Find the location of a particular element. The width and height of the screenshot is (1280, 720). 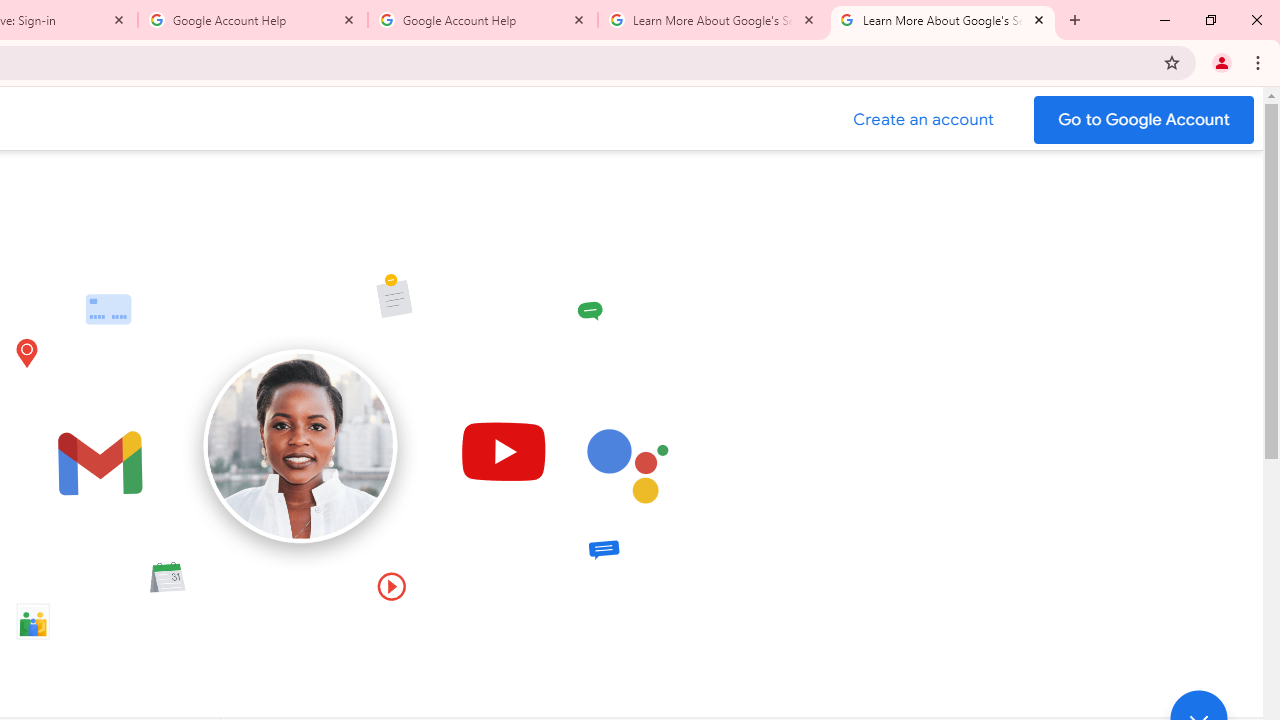

'Google Account Help' is located at coordinates (252, 20).